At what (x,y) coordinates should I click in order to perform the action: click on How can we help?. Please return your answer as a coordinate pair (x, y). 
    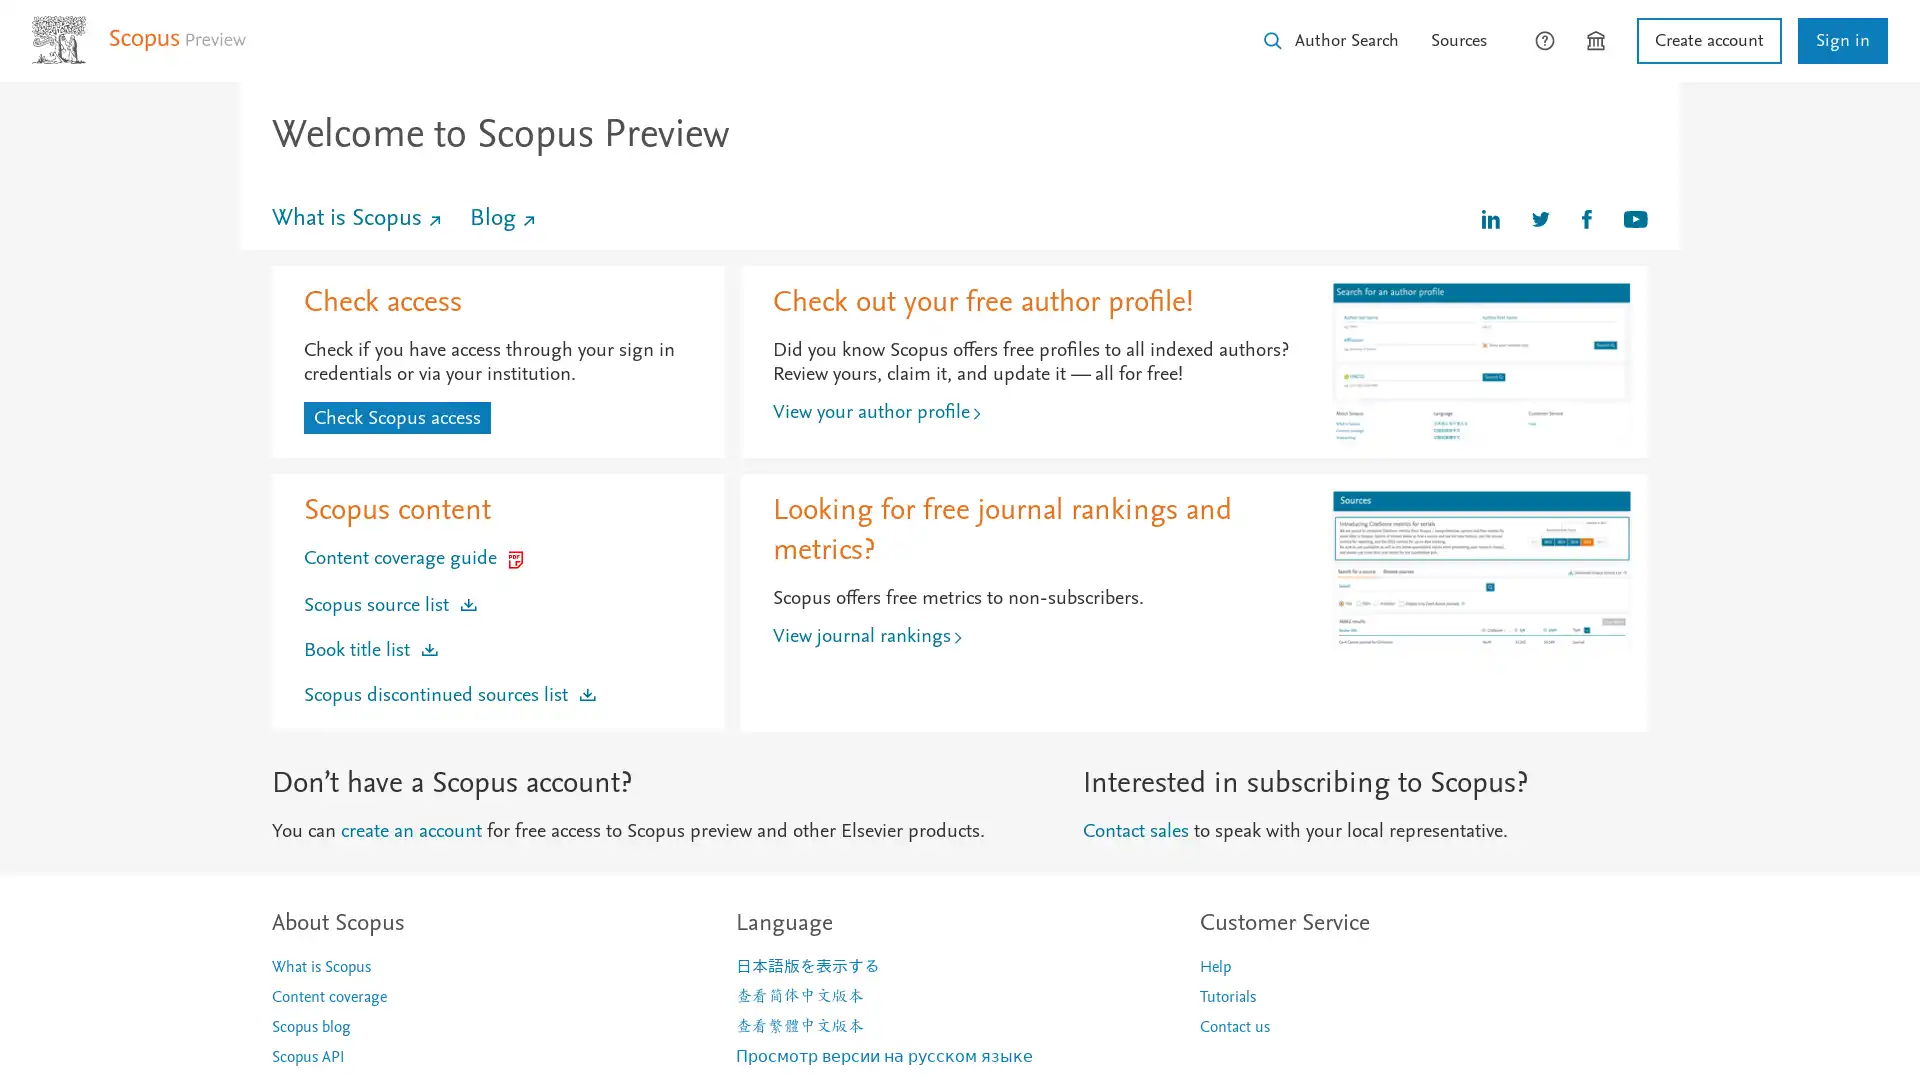
    Looking at the image, I should click on (1543, 41).